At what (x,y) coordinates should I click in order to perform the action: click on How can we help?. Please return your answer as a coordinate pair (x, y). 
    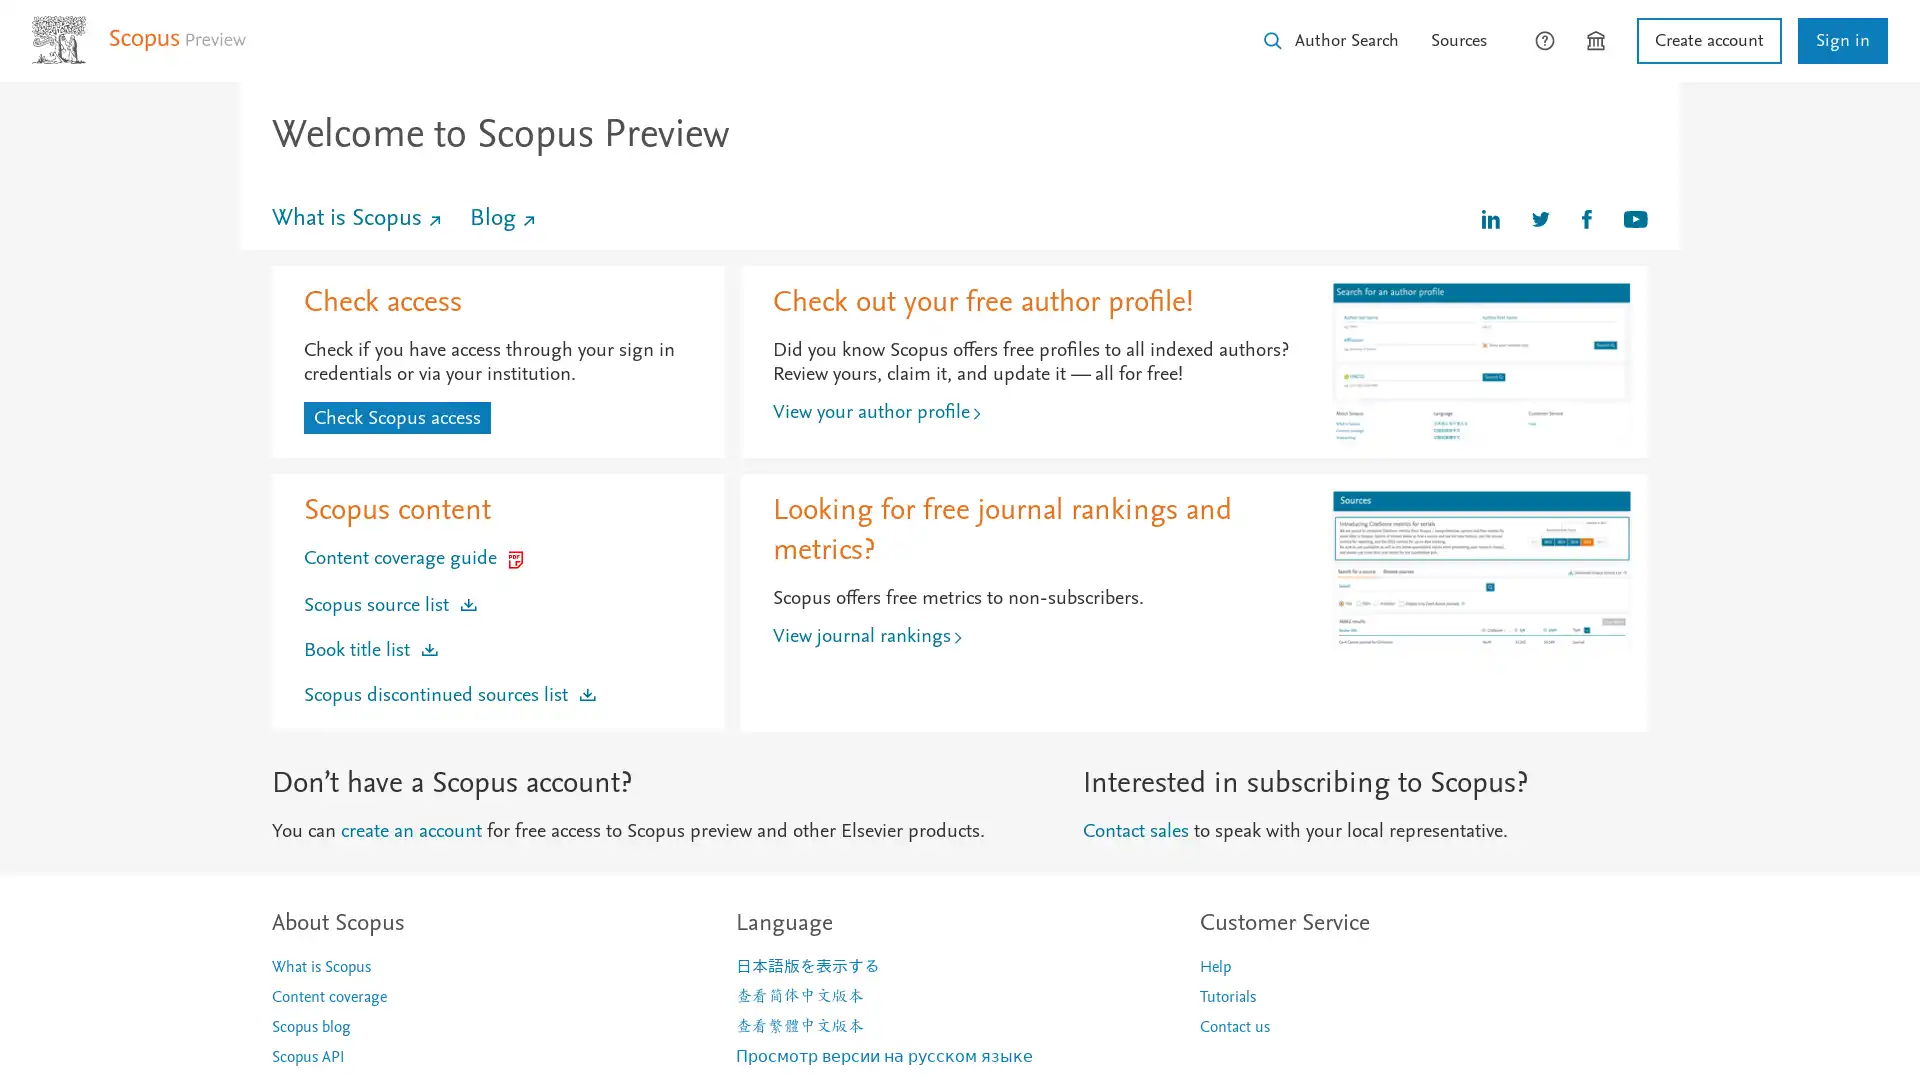
    Looking at the image, I should click on (1543, 41).